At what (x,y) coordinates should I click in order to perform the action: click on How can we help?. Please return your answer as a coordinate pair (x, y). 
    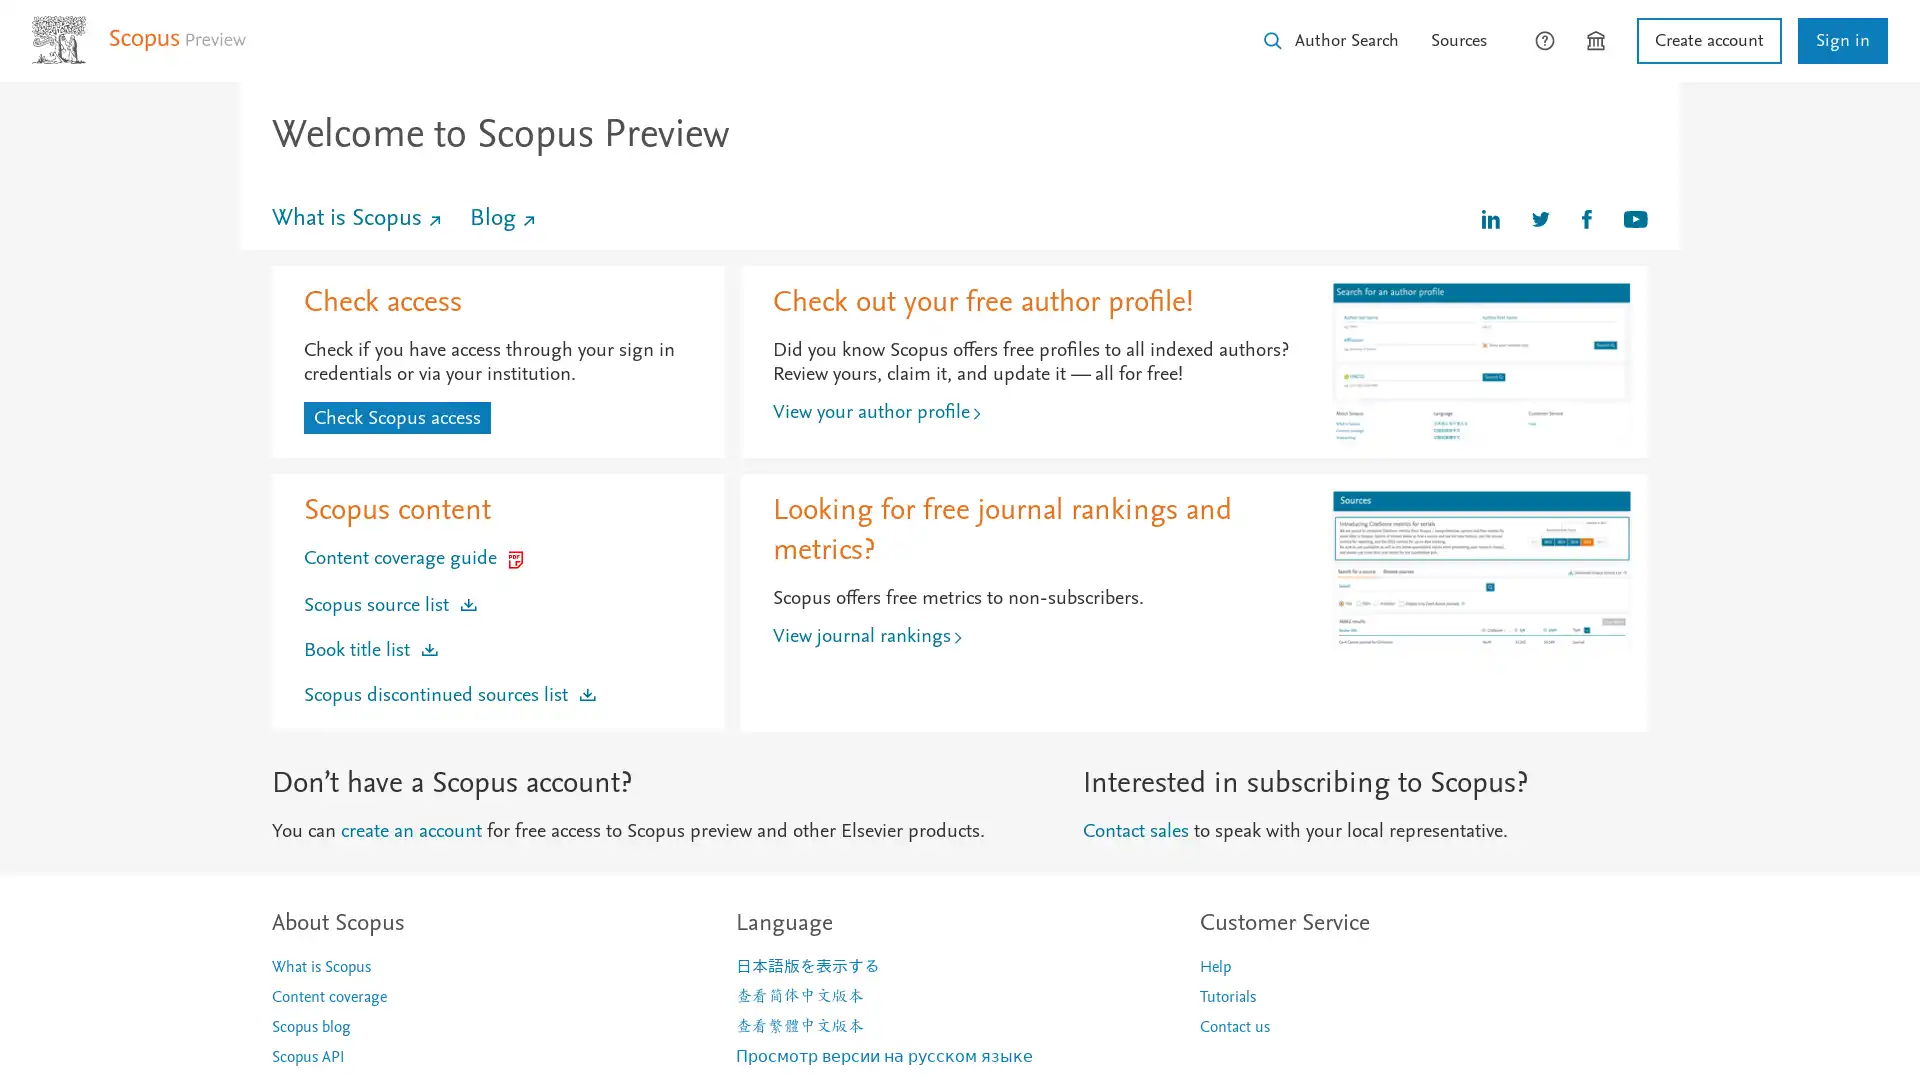
    Looking at the image, I should click on (1543, 41).